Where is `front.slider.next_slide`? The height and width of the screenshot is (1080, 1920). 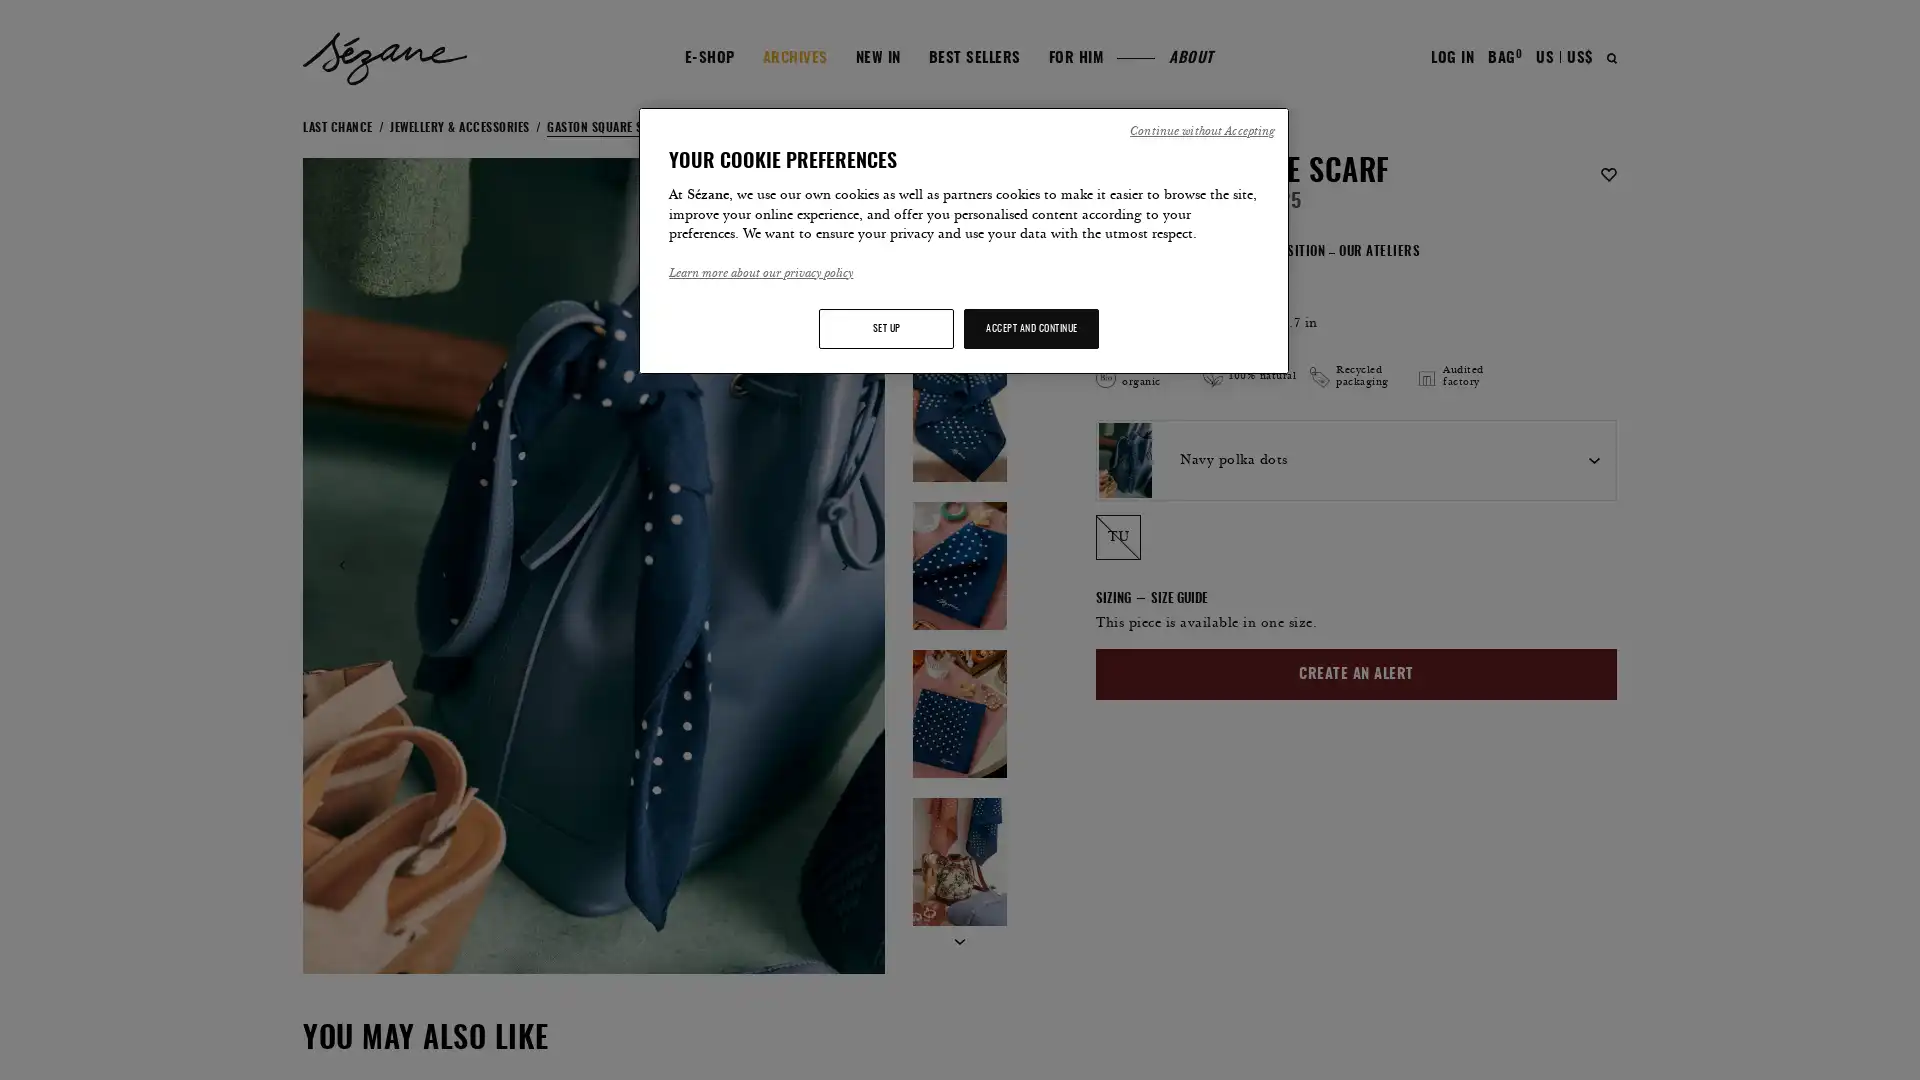
front.slider.next_slide is located at coordinates (845, 565).